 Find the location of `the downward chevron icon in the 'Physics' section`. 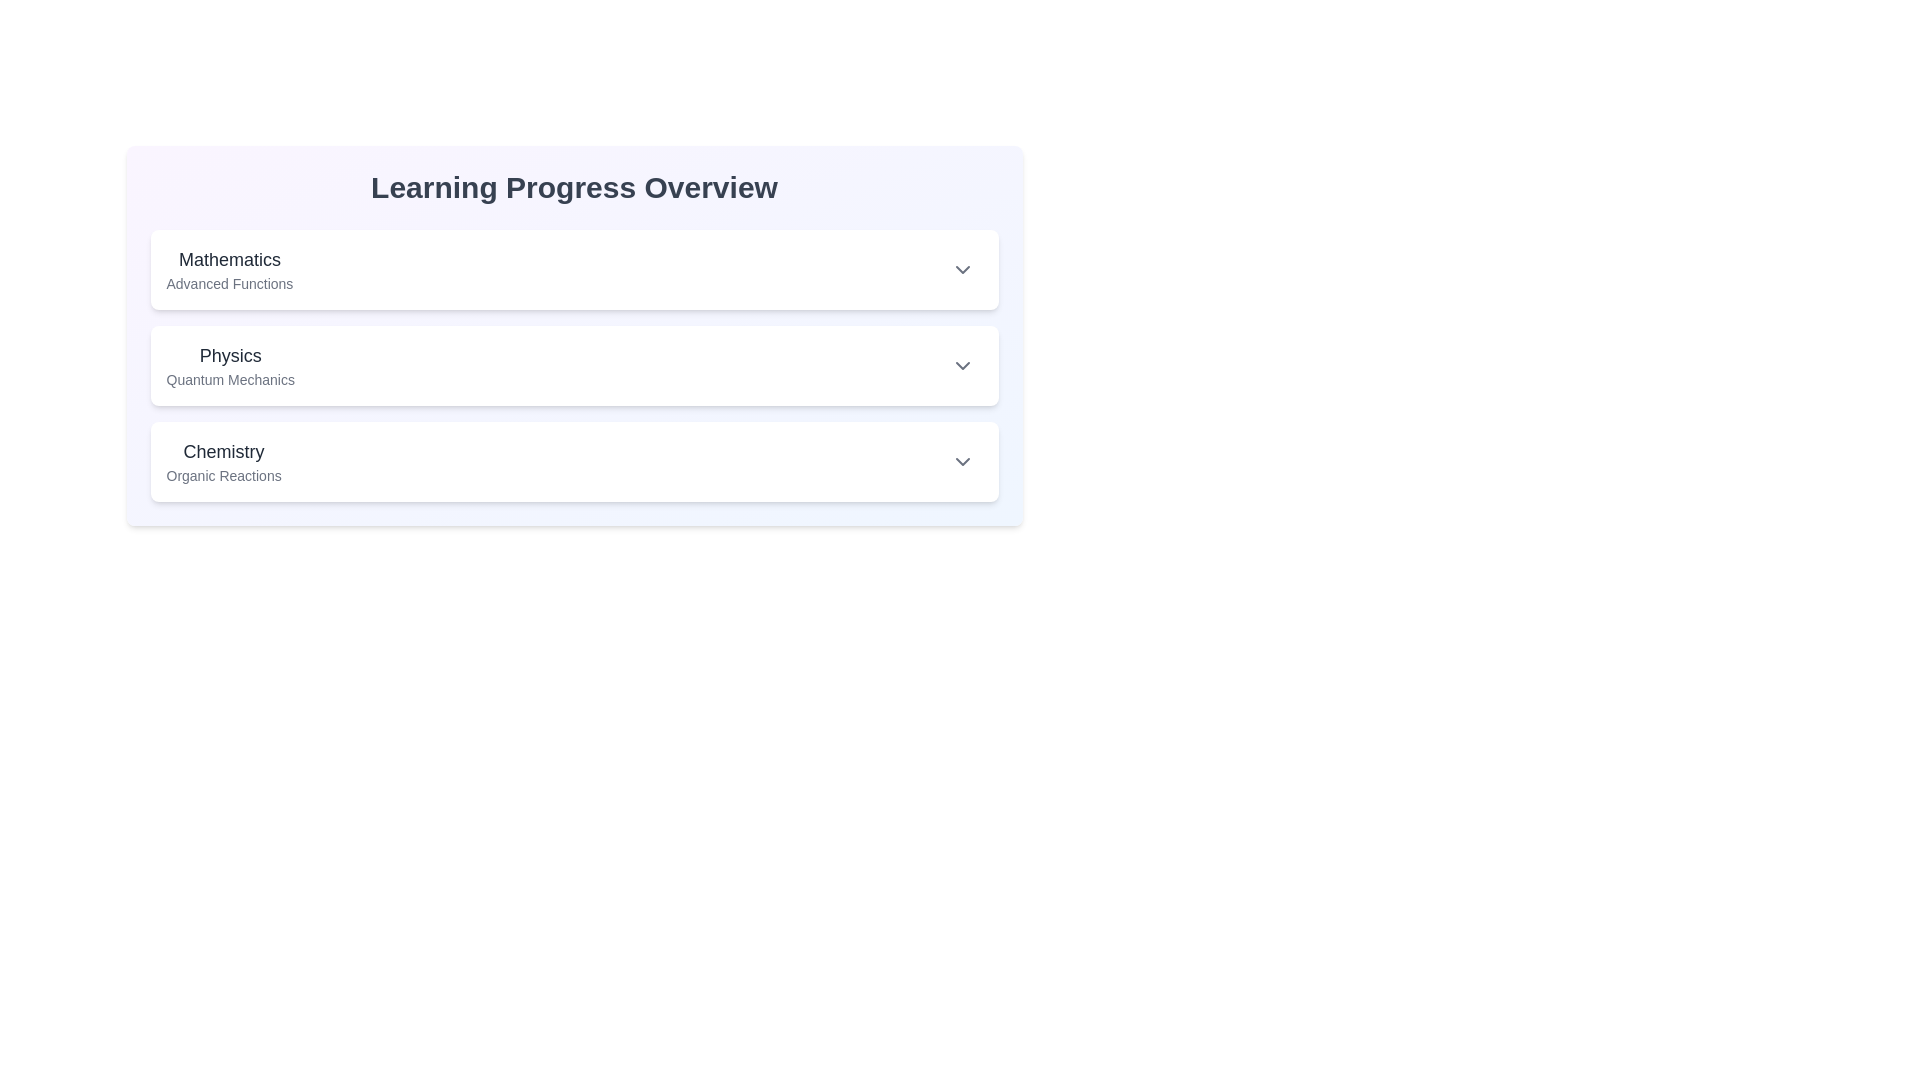

the downward chevron icon in the 'Physics' section is located at coordinates (962, 366).